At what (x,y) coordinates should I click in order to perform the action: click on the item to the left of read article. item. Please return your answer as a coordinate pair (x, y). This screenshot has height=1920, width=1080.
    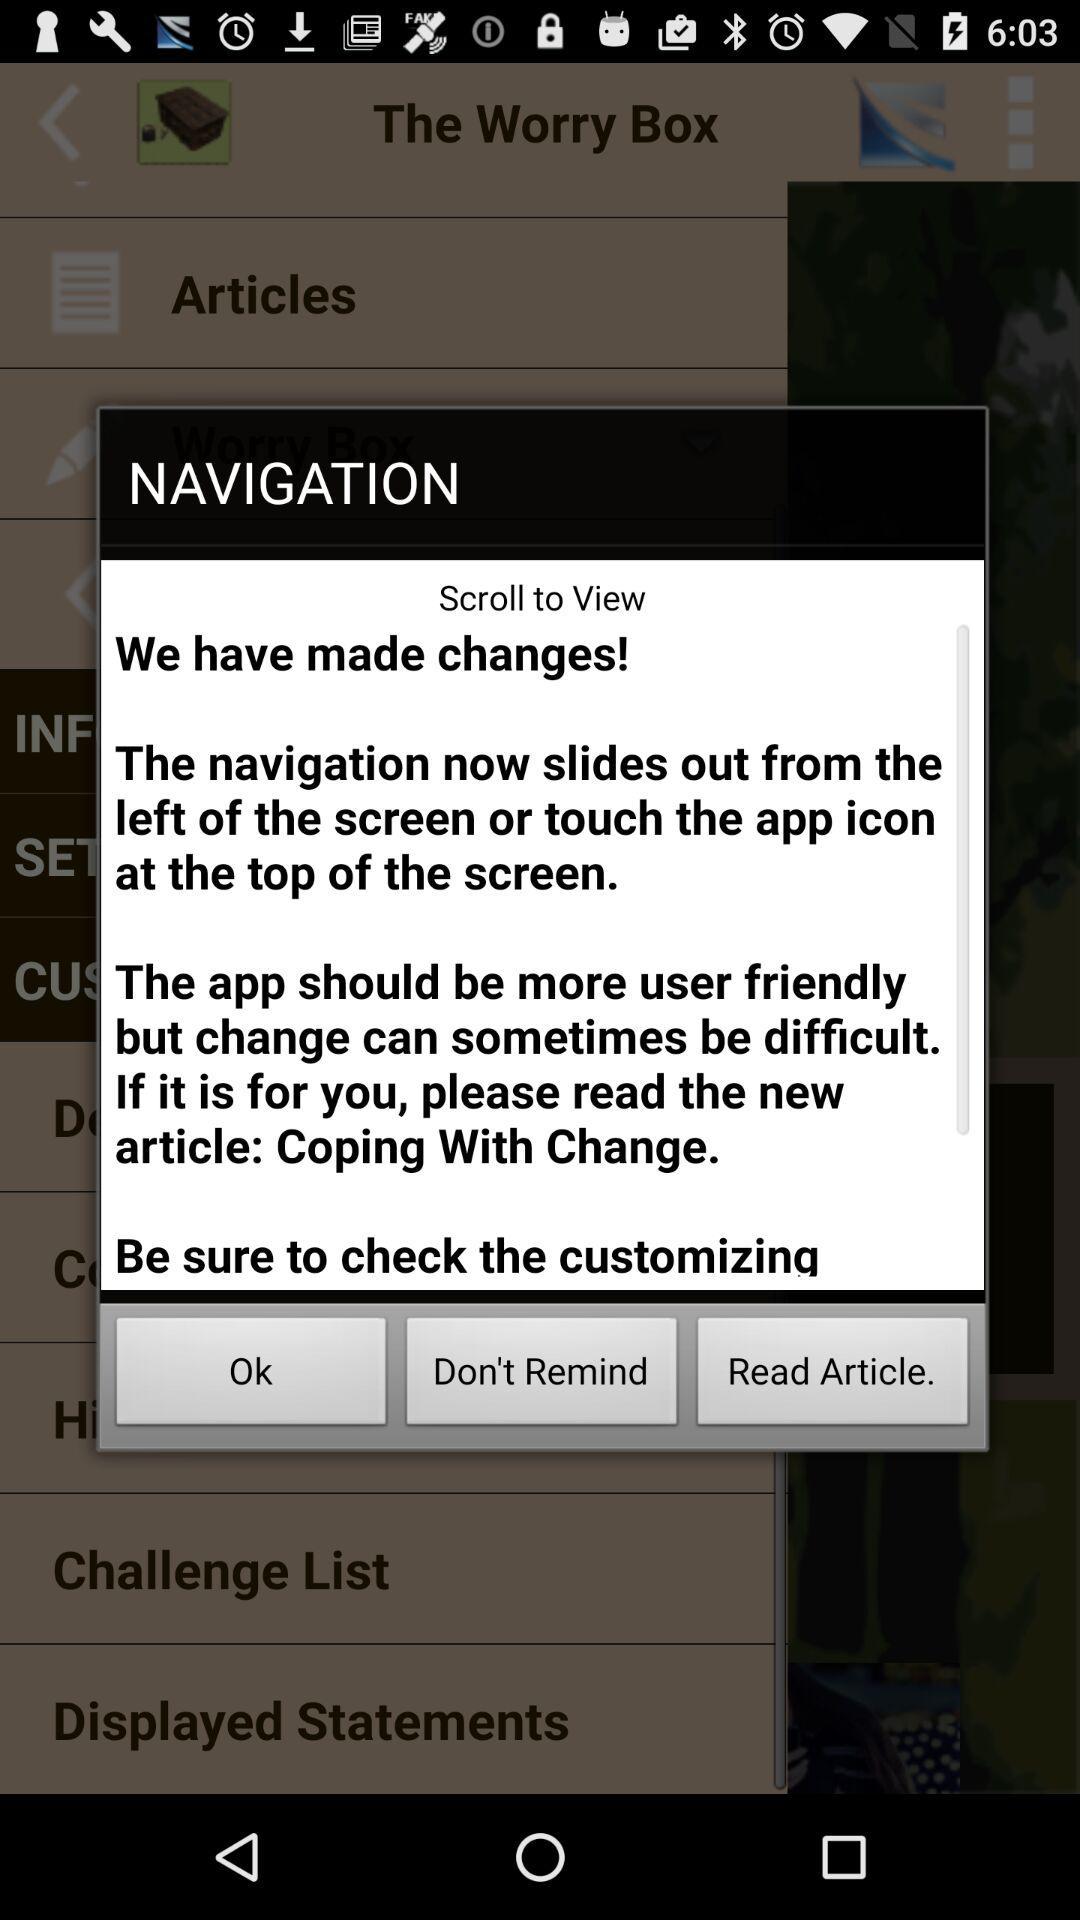
    Looking at the image, I should click on (542, 1376).